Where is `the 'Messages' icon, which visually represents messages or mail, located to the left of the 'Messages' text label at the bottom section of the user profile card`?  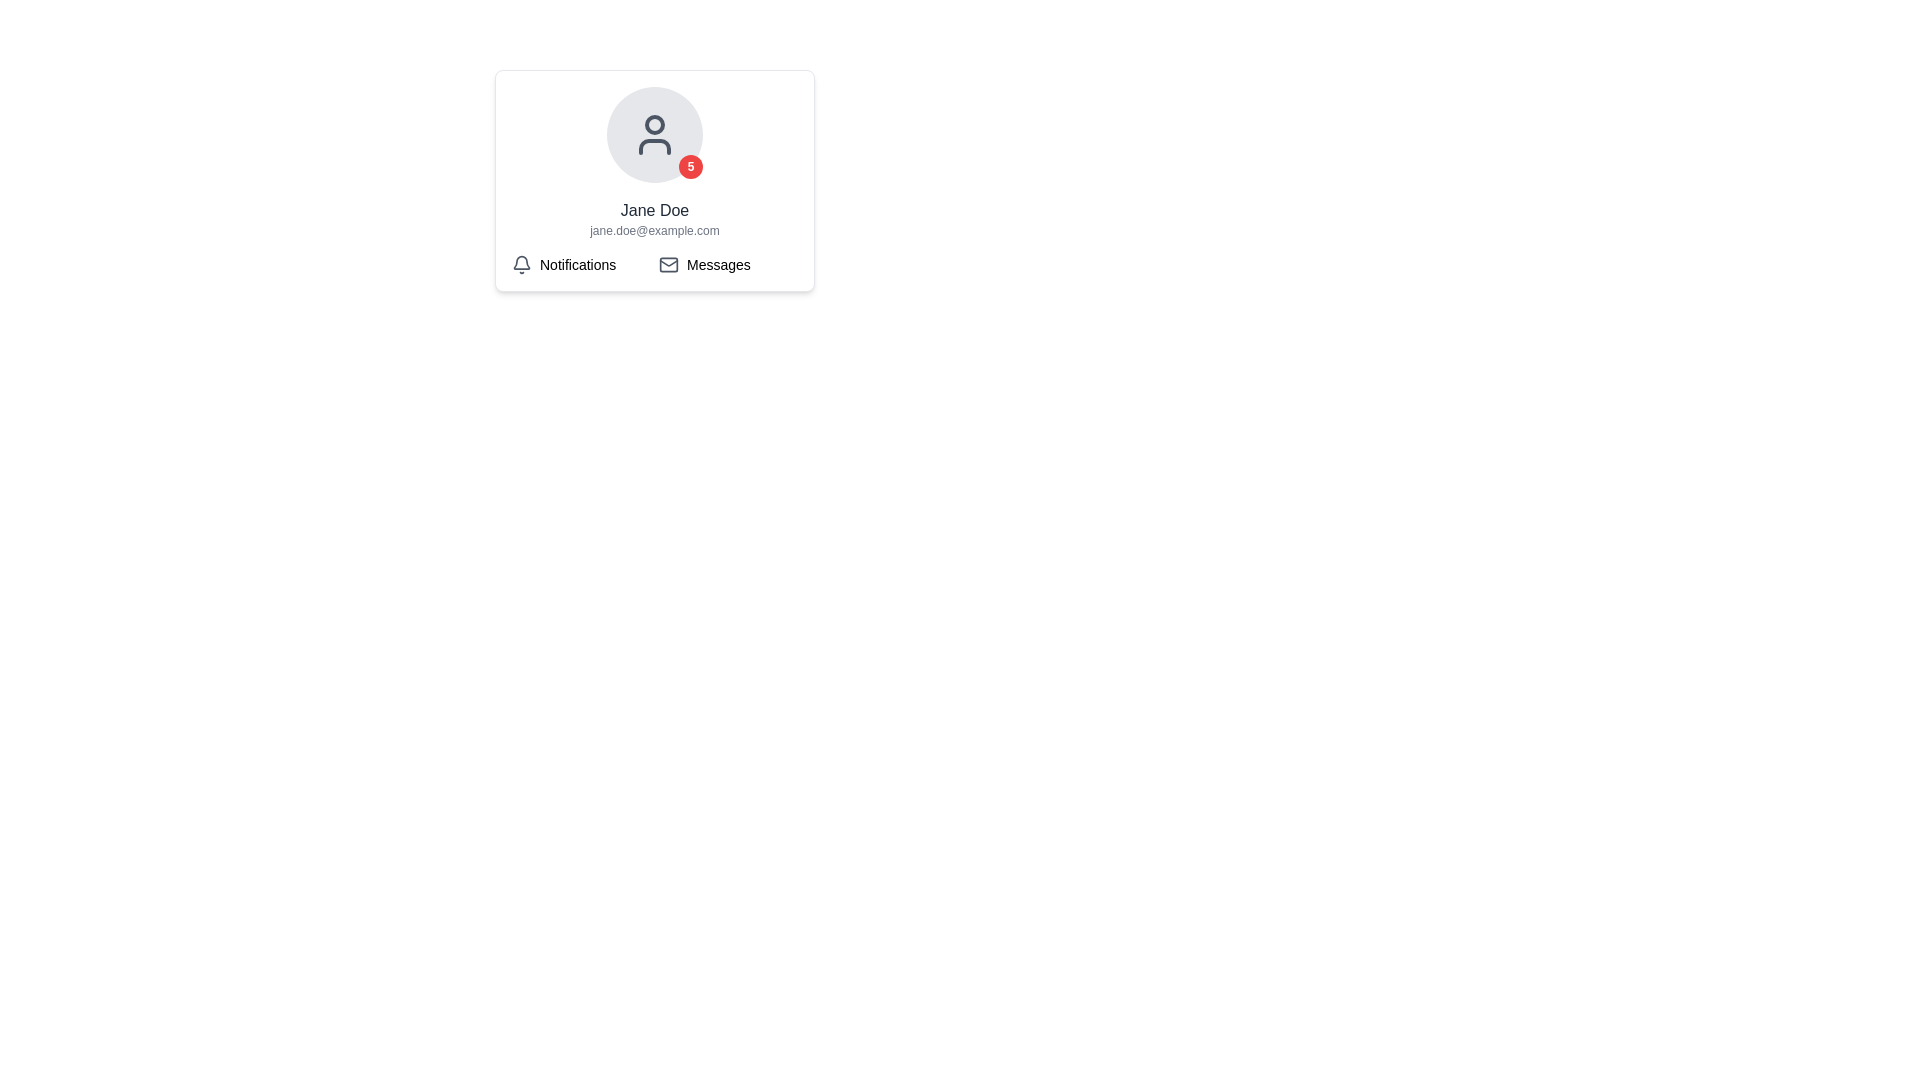
the 'Messages' icon, which visually represents messages or mail, located to the left of the 'Messages' text label at the bottom section of the user profile card is located at coordinates (668, 264).